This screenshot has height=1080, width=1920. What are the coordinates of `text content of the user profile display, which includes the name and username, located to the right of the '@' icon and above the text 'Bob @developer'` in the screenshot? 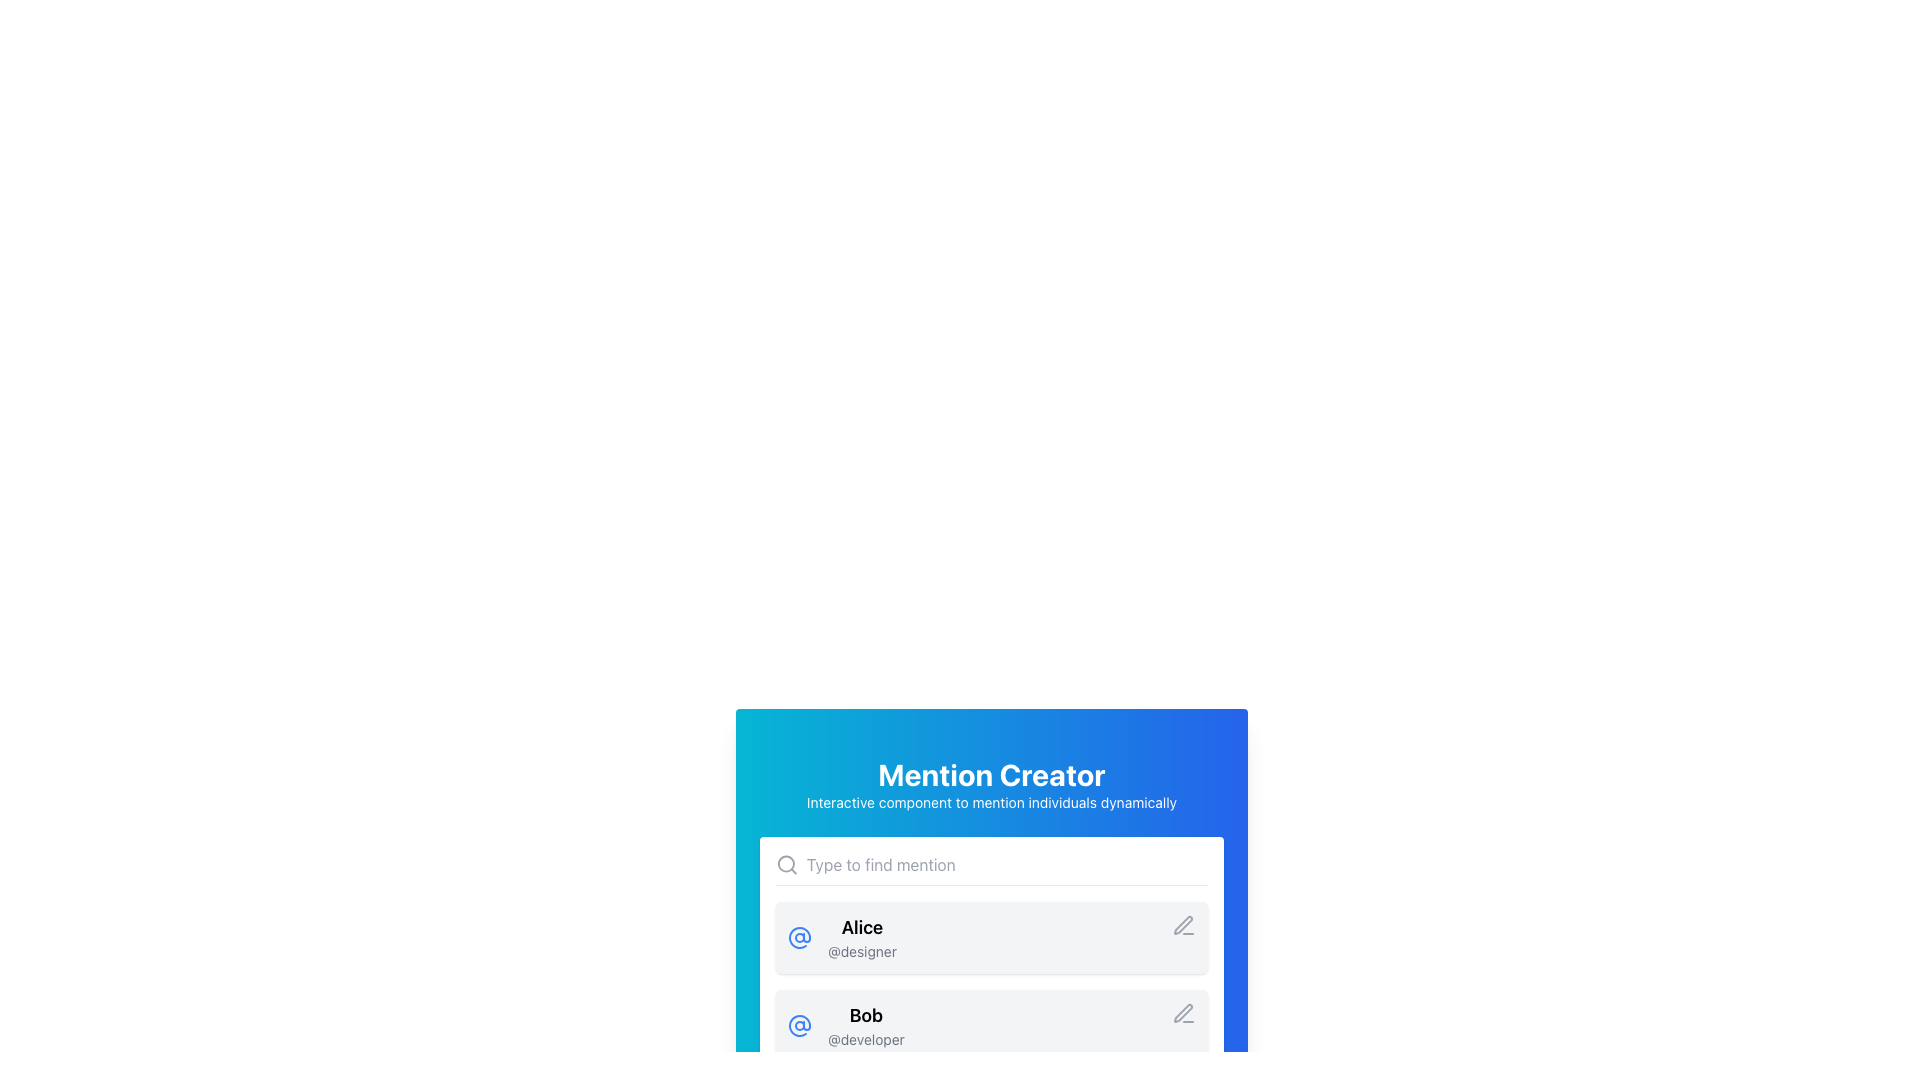 It's located at (862, 937).